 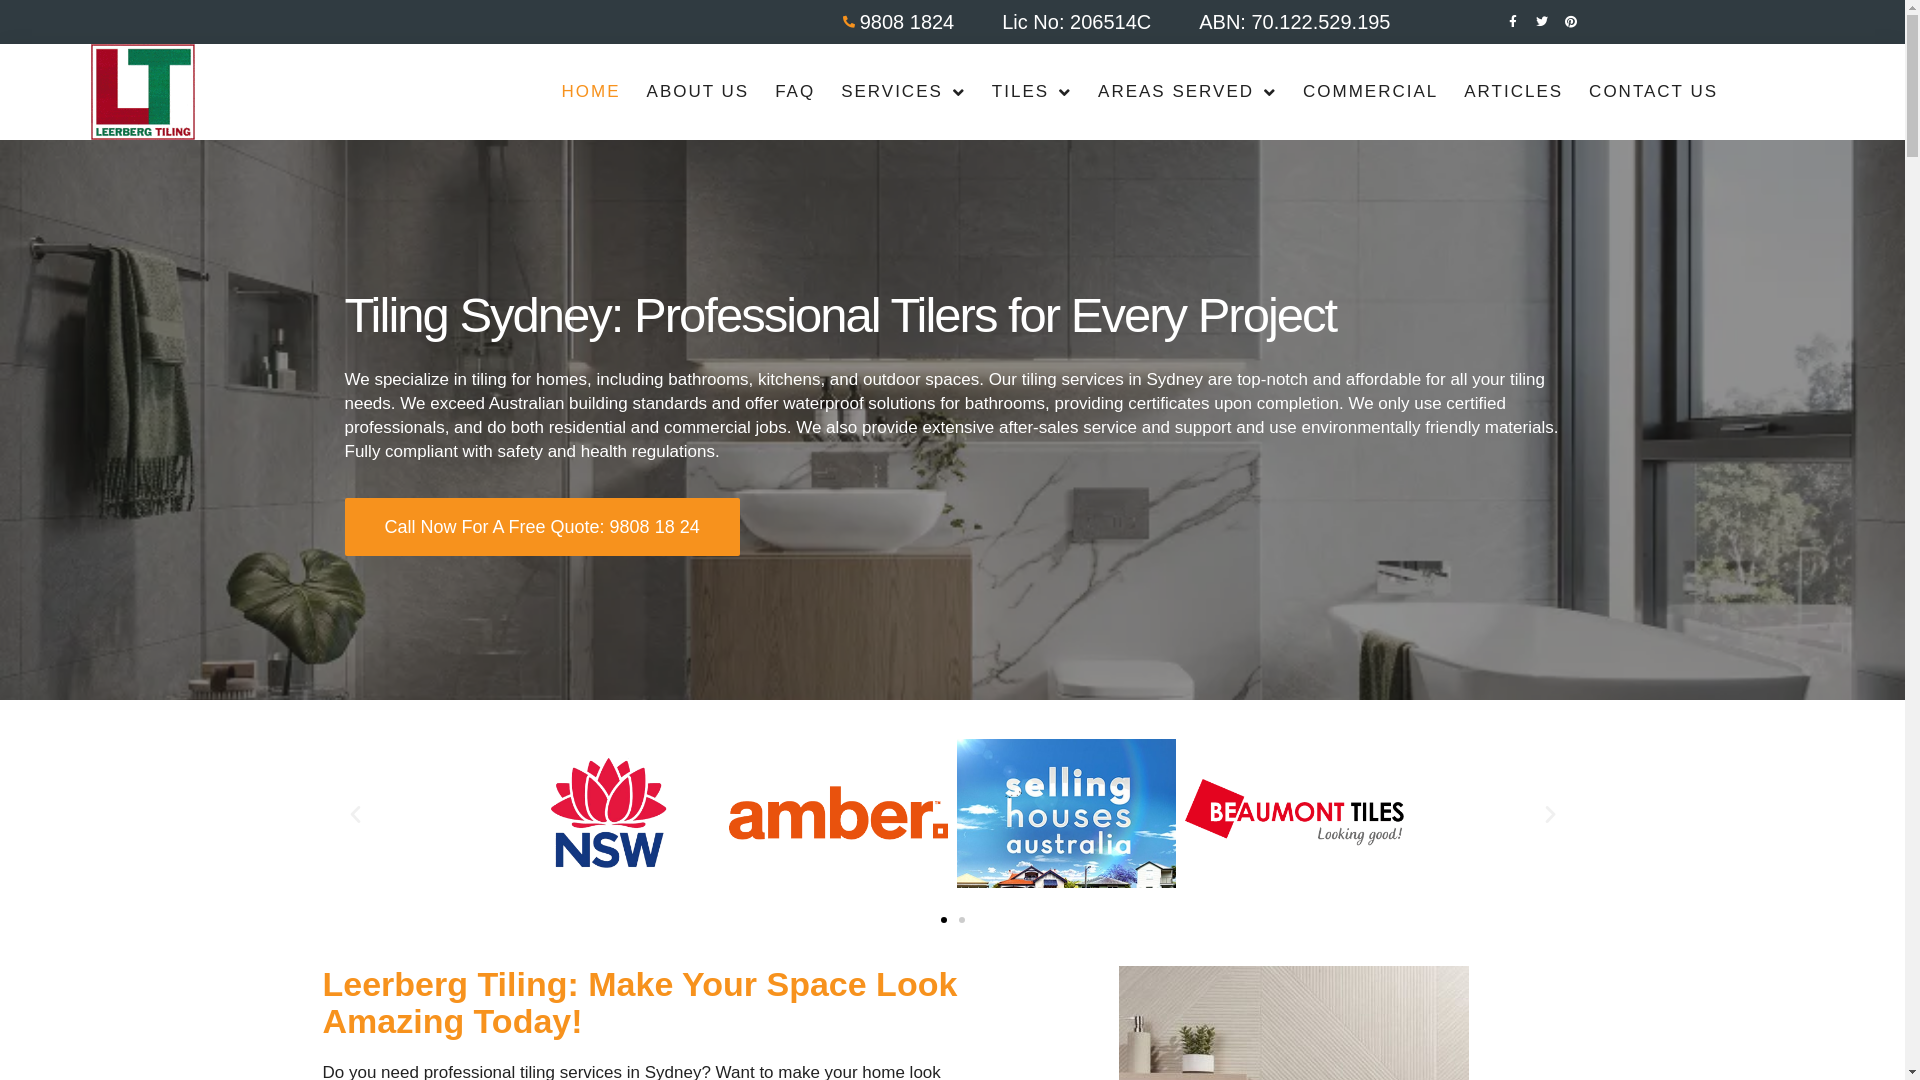 I want to click on 'SERVICES', so click(x=902, y=92).